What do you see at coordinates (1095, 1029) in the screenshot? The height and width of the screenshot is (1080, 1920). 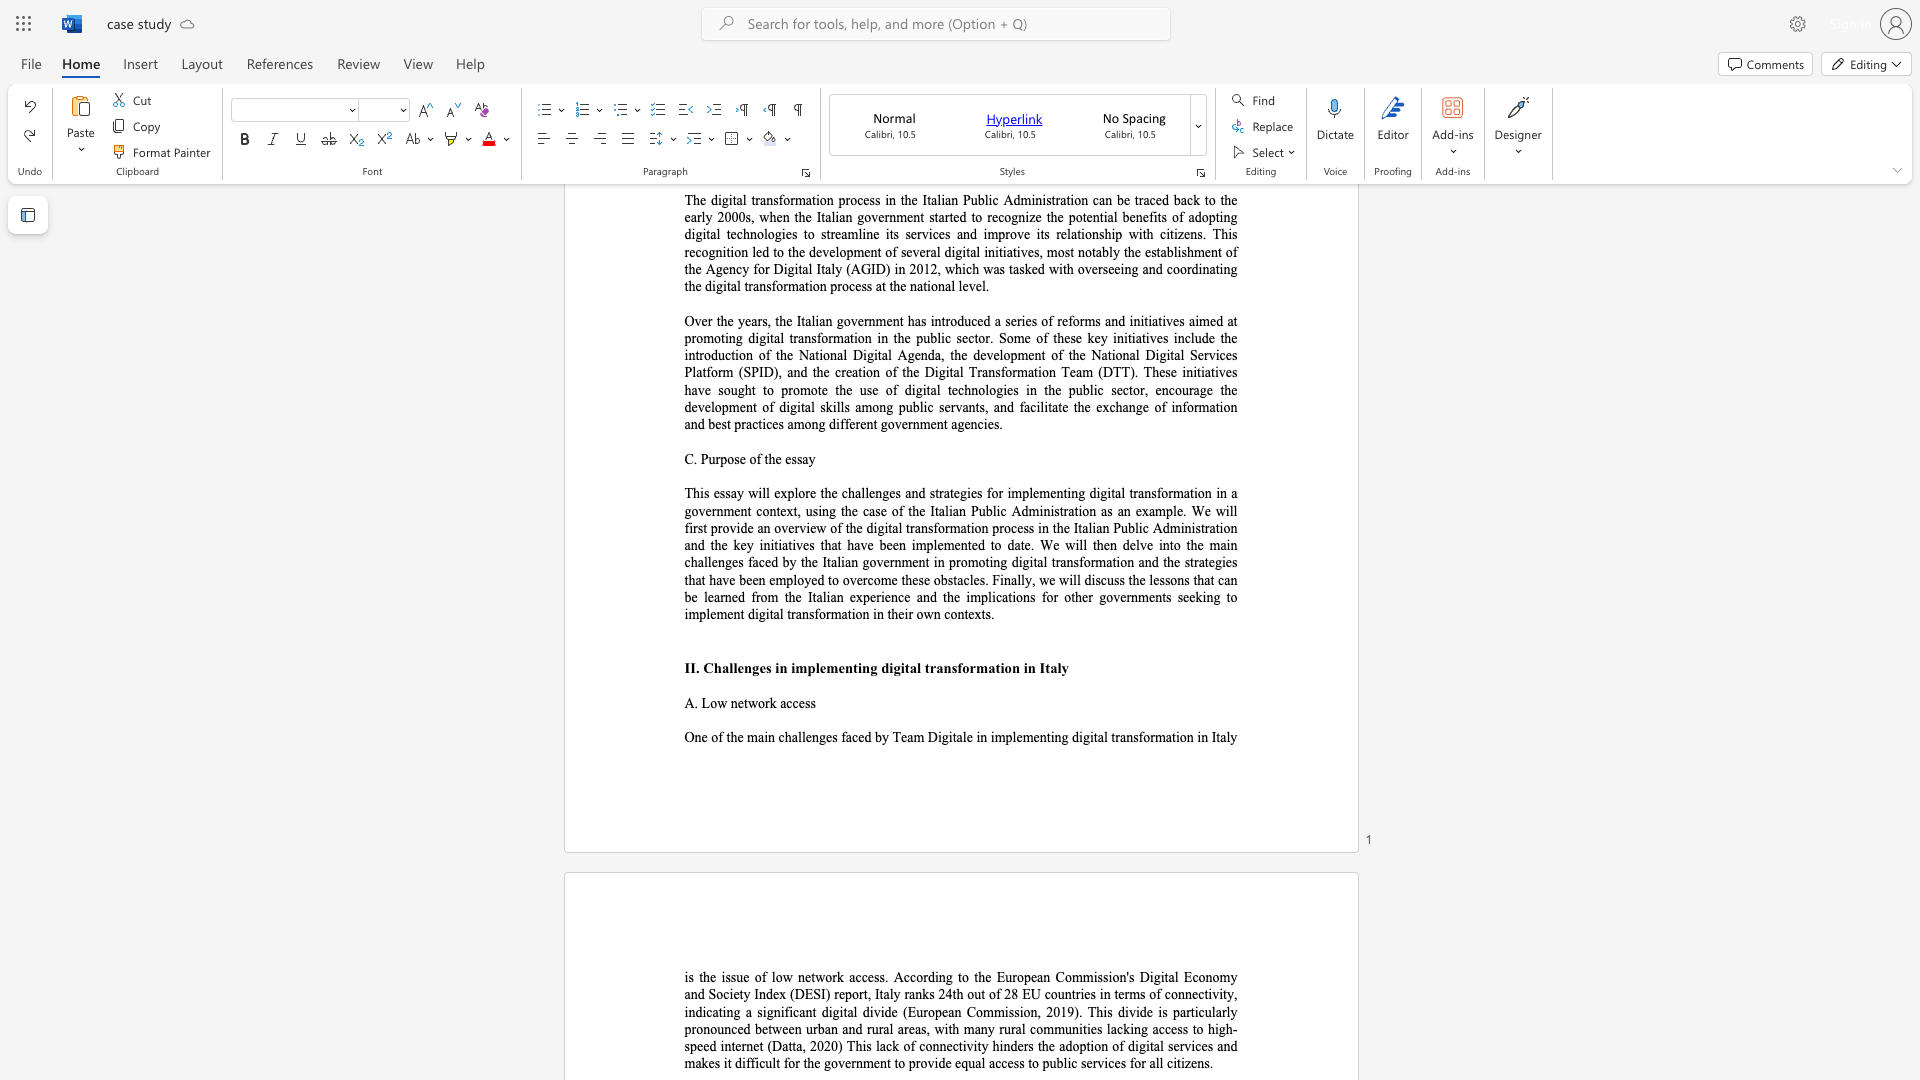 I see `the subset text "s lacking access to high-speed internet (D" within the text "is the issue of low network access. According to the European Commission"` at bounding box center [1095, 1029].